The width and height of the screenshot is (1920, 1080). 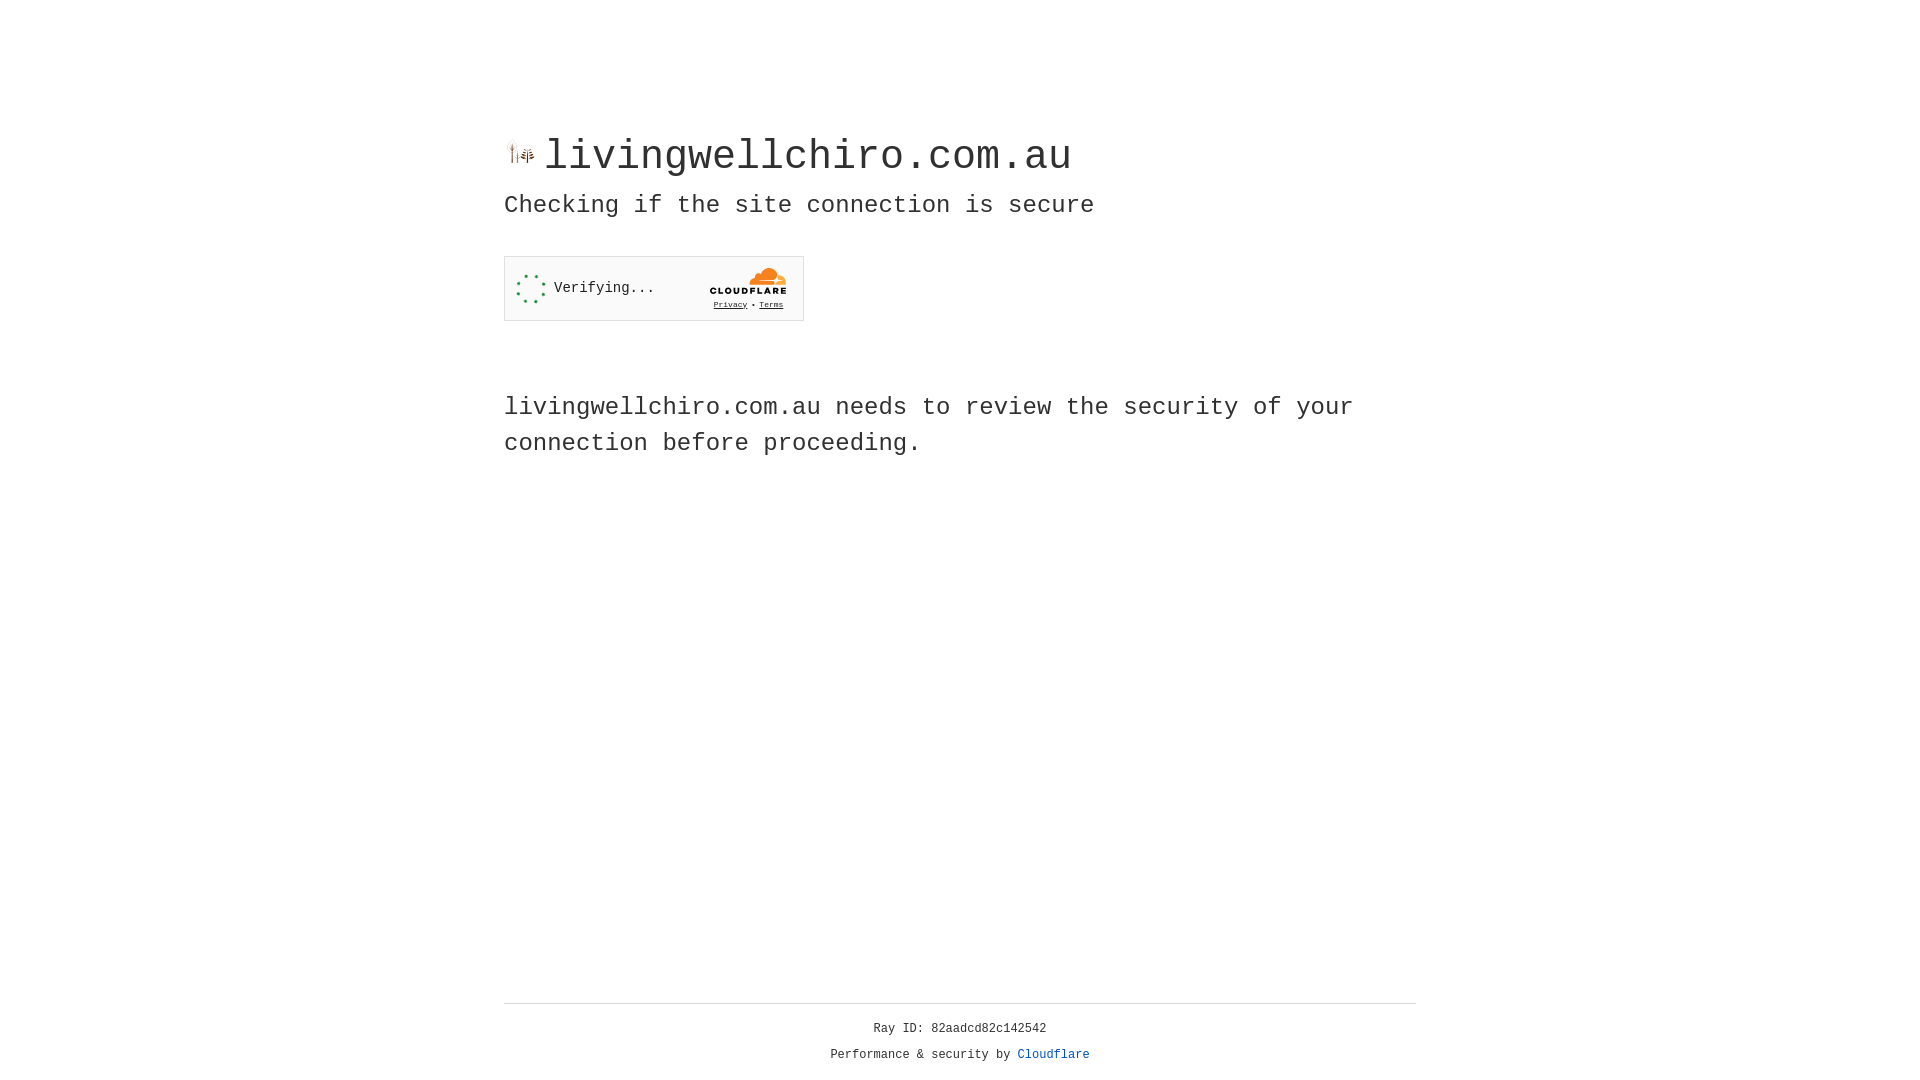 What do you see at coordinates (1053, 1054) in the screenshot?
I see `'Cloudflare'` at bounding box center [1053, 1054].